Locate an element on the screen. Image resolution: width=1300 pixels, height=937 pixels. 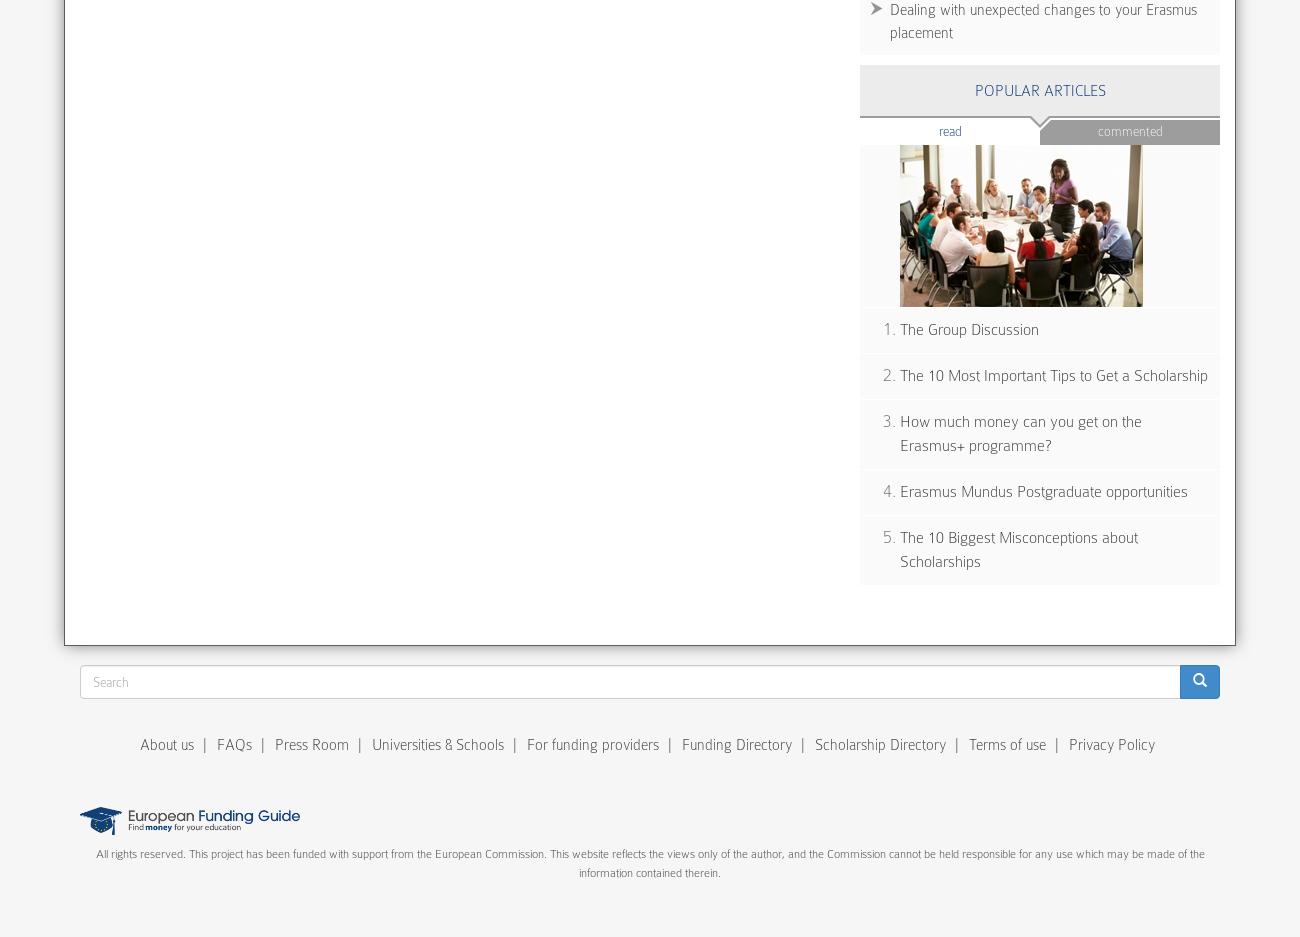
'Funding Directory' is located at coordinates (736, 744).